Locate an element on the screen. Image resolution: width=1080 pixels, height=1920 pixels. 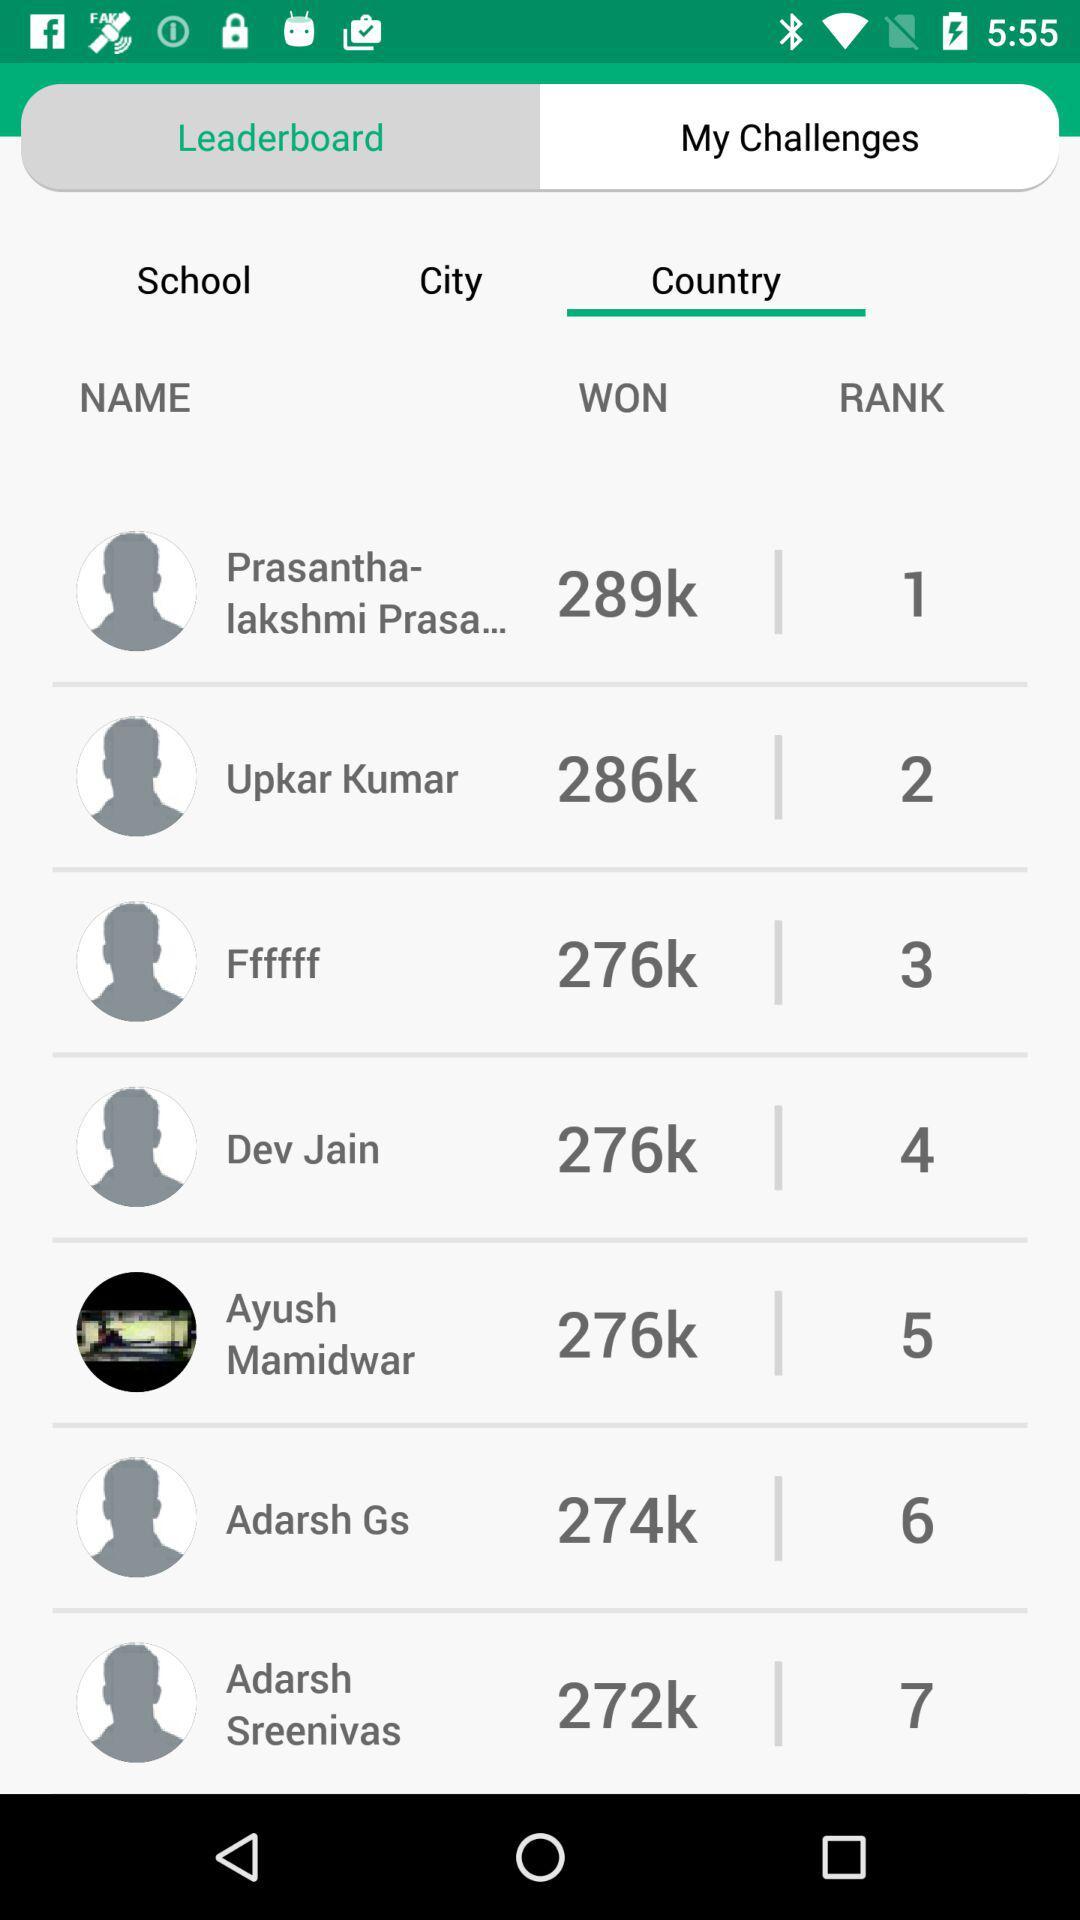
country is located at coordinates (715, 264).